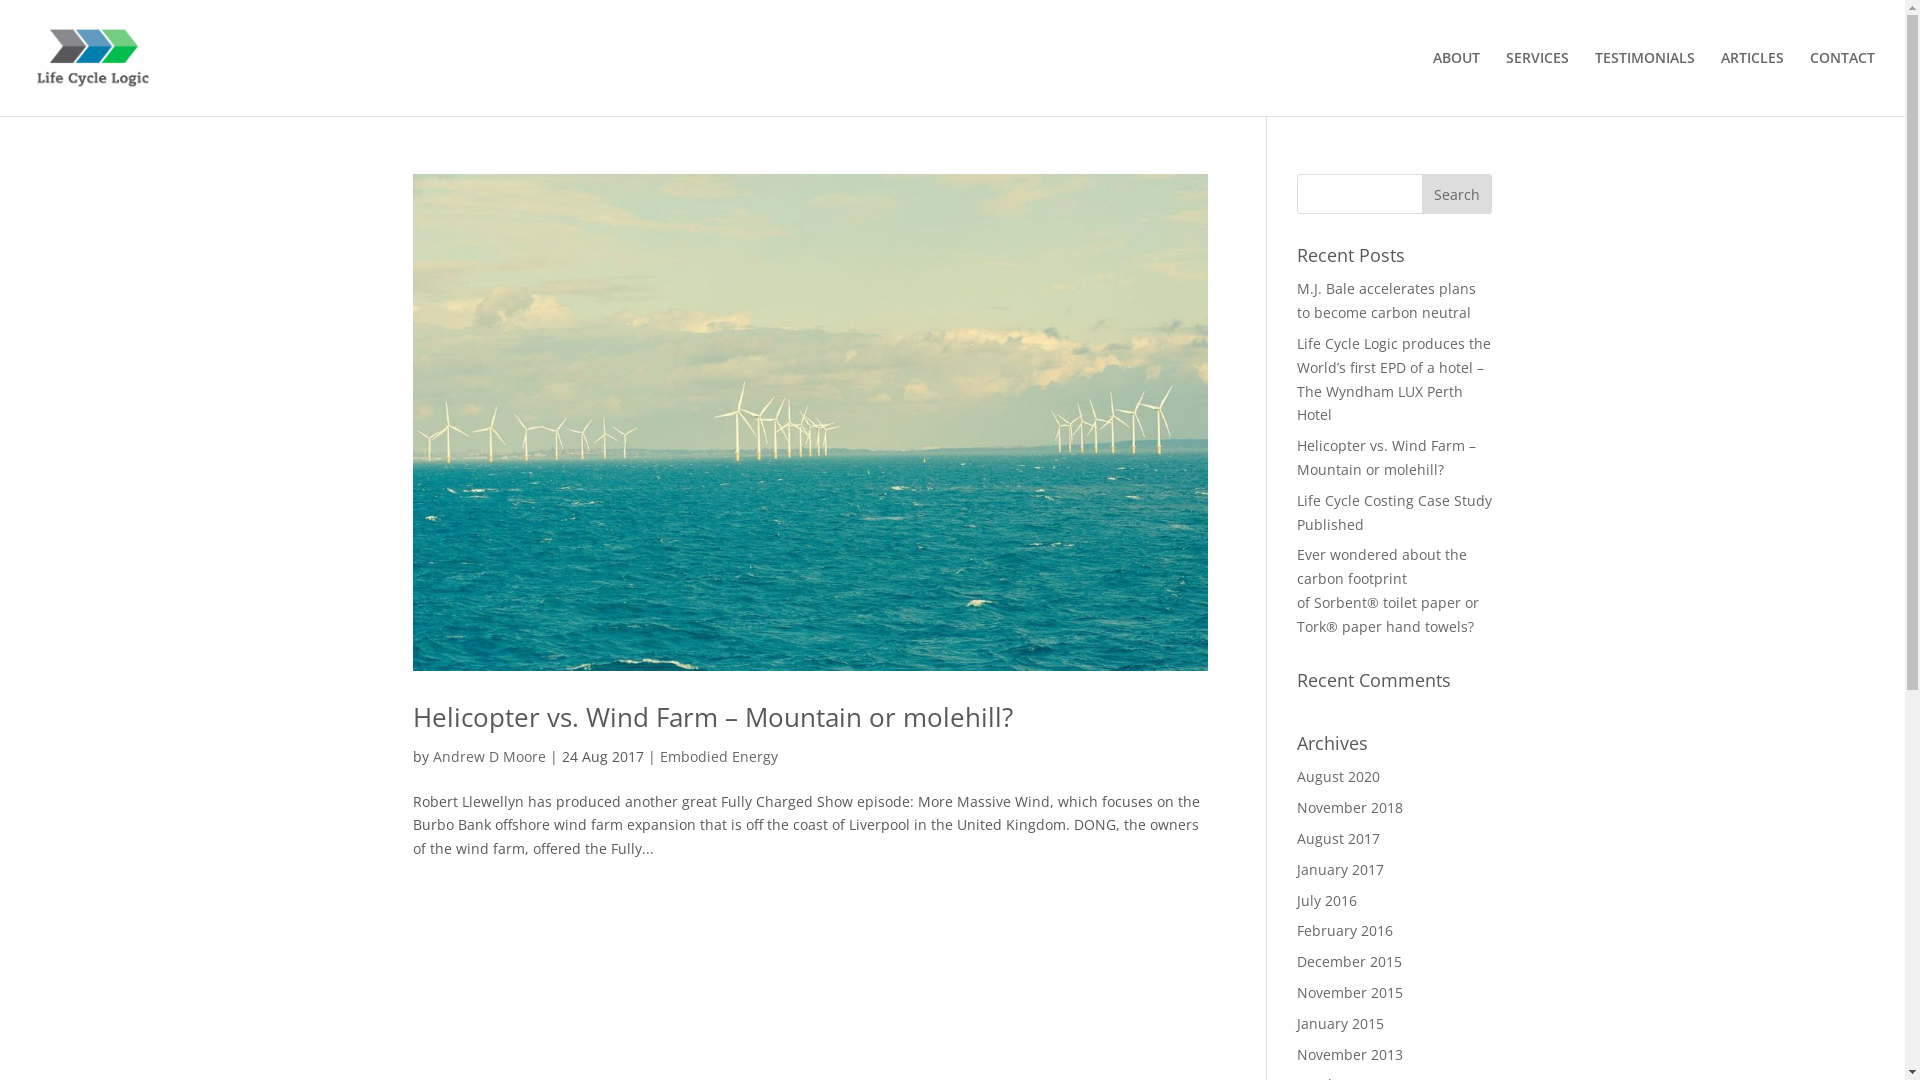 The height and width of the screenshot is (1080, 1920). What do you see at coordinates (1720, 82) in the screenshot?
I see `'ARTICLES'` at bounding box center [1720, 82].